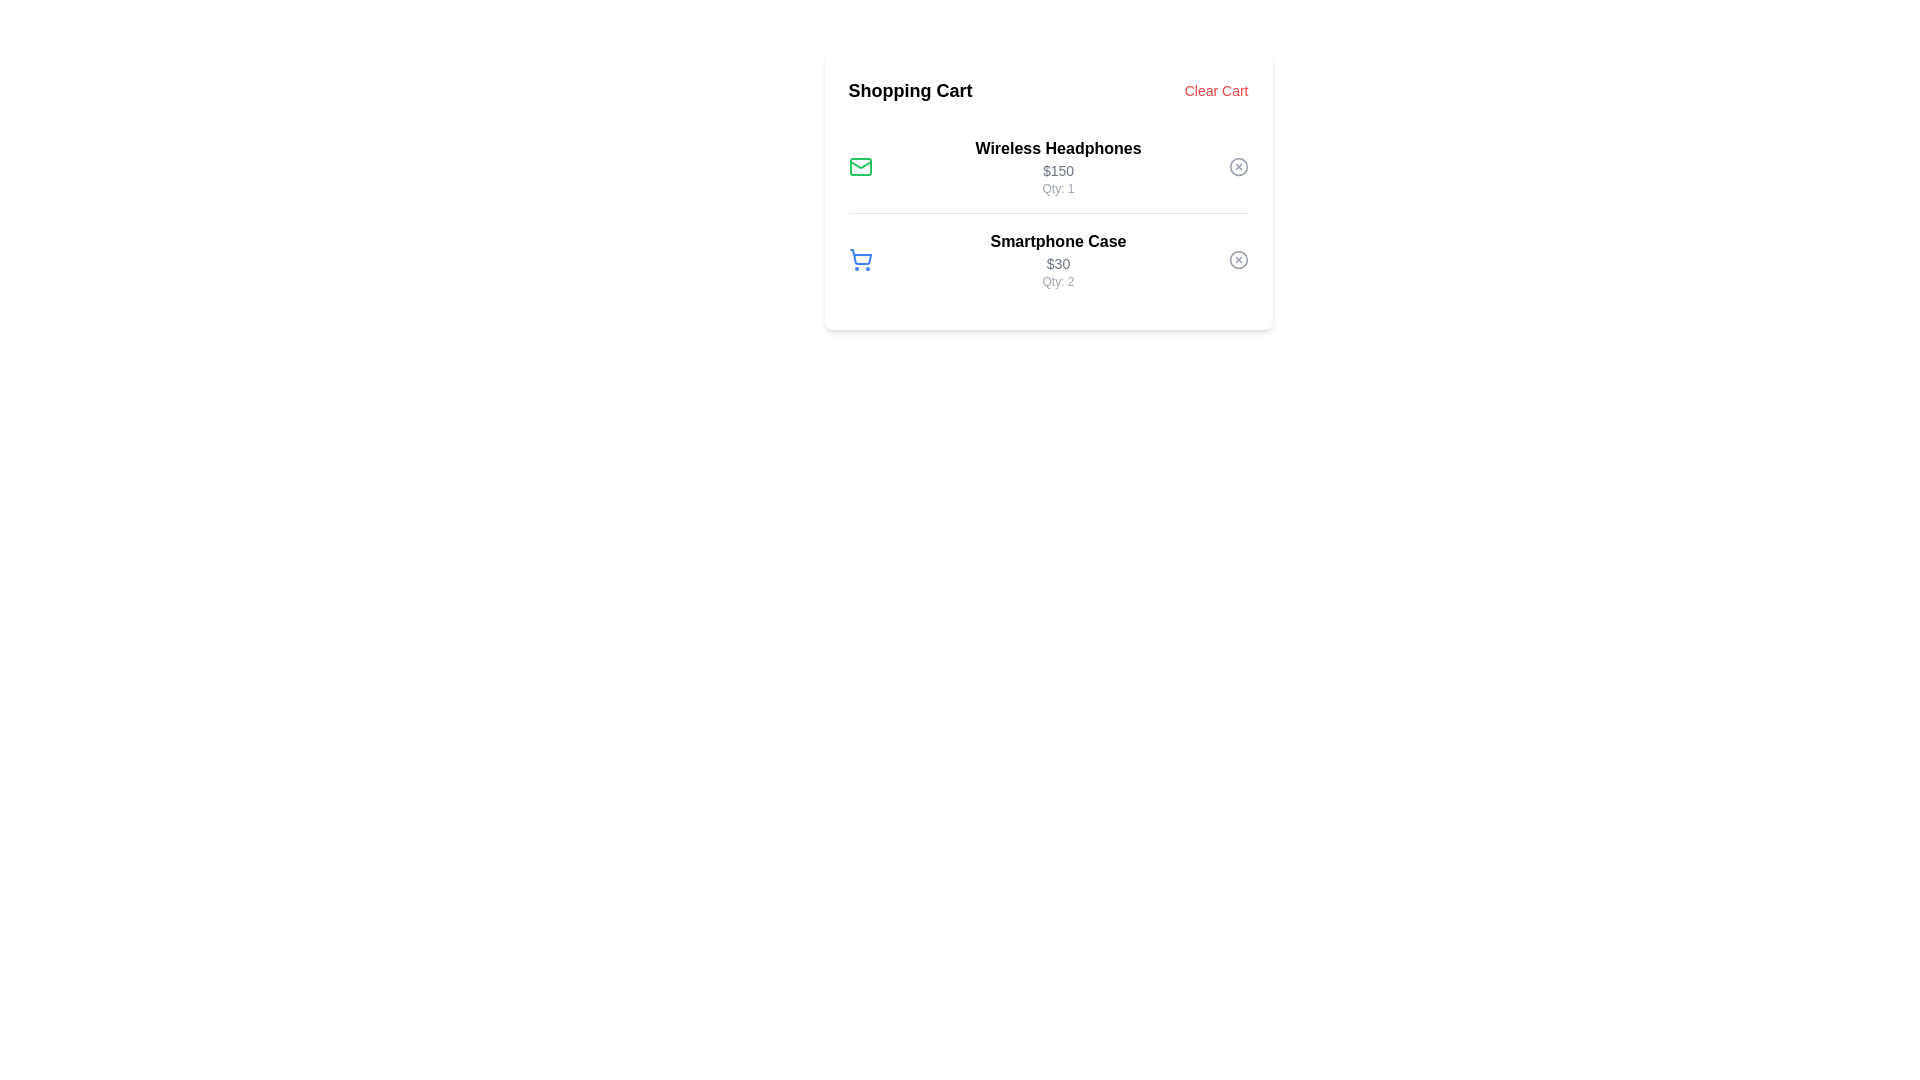 The height and width of the screenshot is (1080, 1920). Describe the element at coordinates (1057, 258) in the screenshot. I see `information displayed in the TextDisplay element that provides details about the item in the shopping cart, located below 'Wireless Headphones' and between the shopping cart icon and the remove button` at that location.